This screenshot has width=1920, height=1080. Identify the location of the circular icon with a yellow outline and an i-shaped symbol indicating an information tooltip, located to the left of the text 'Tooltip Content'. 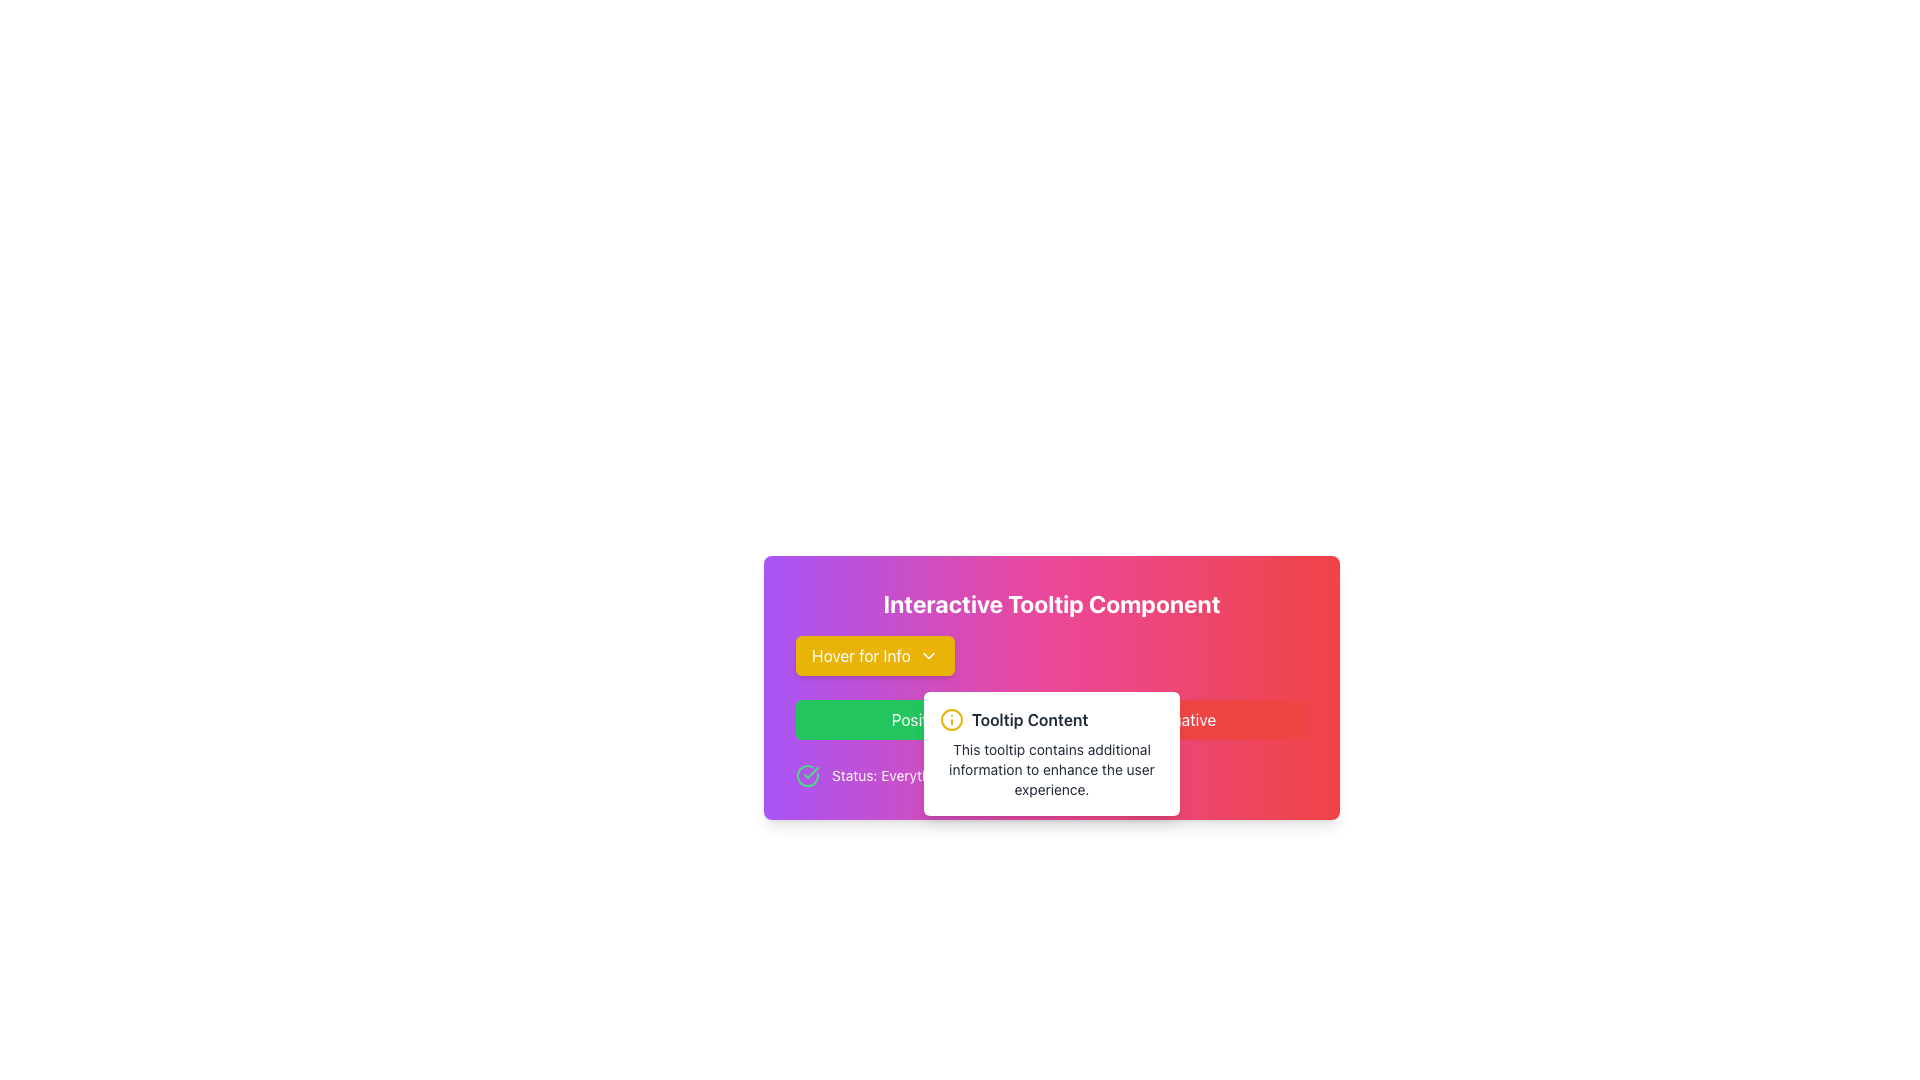
(950, 720).